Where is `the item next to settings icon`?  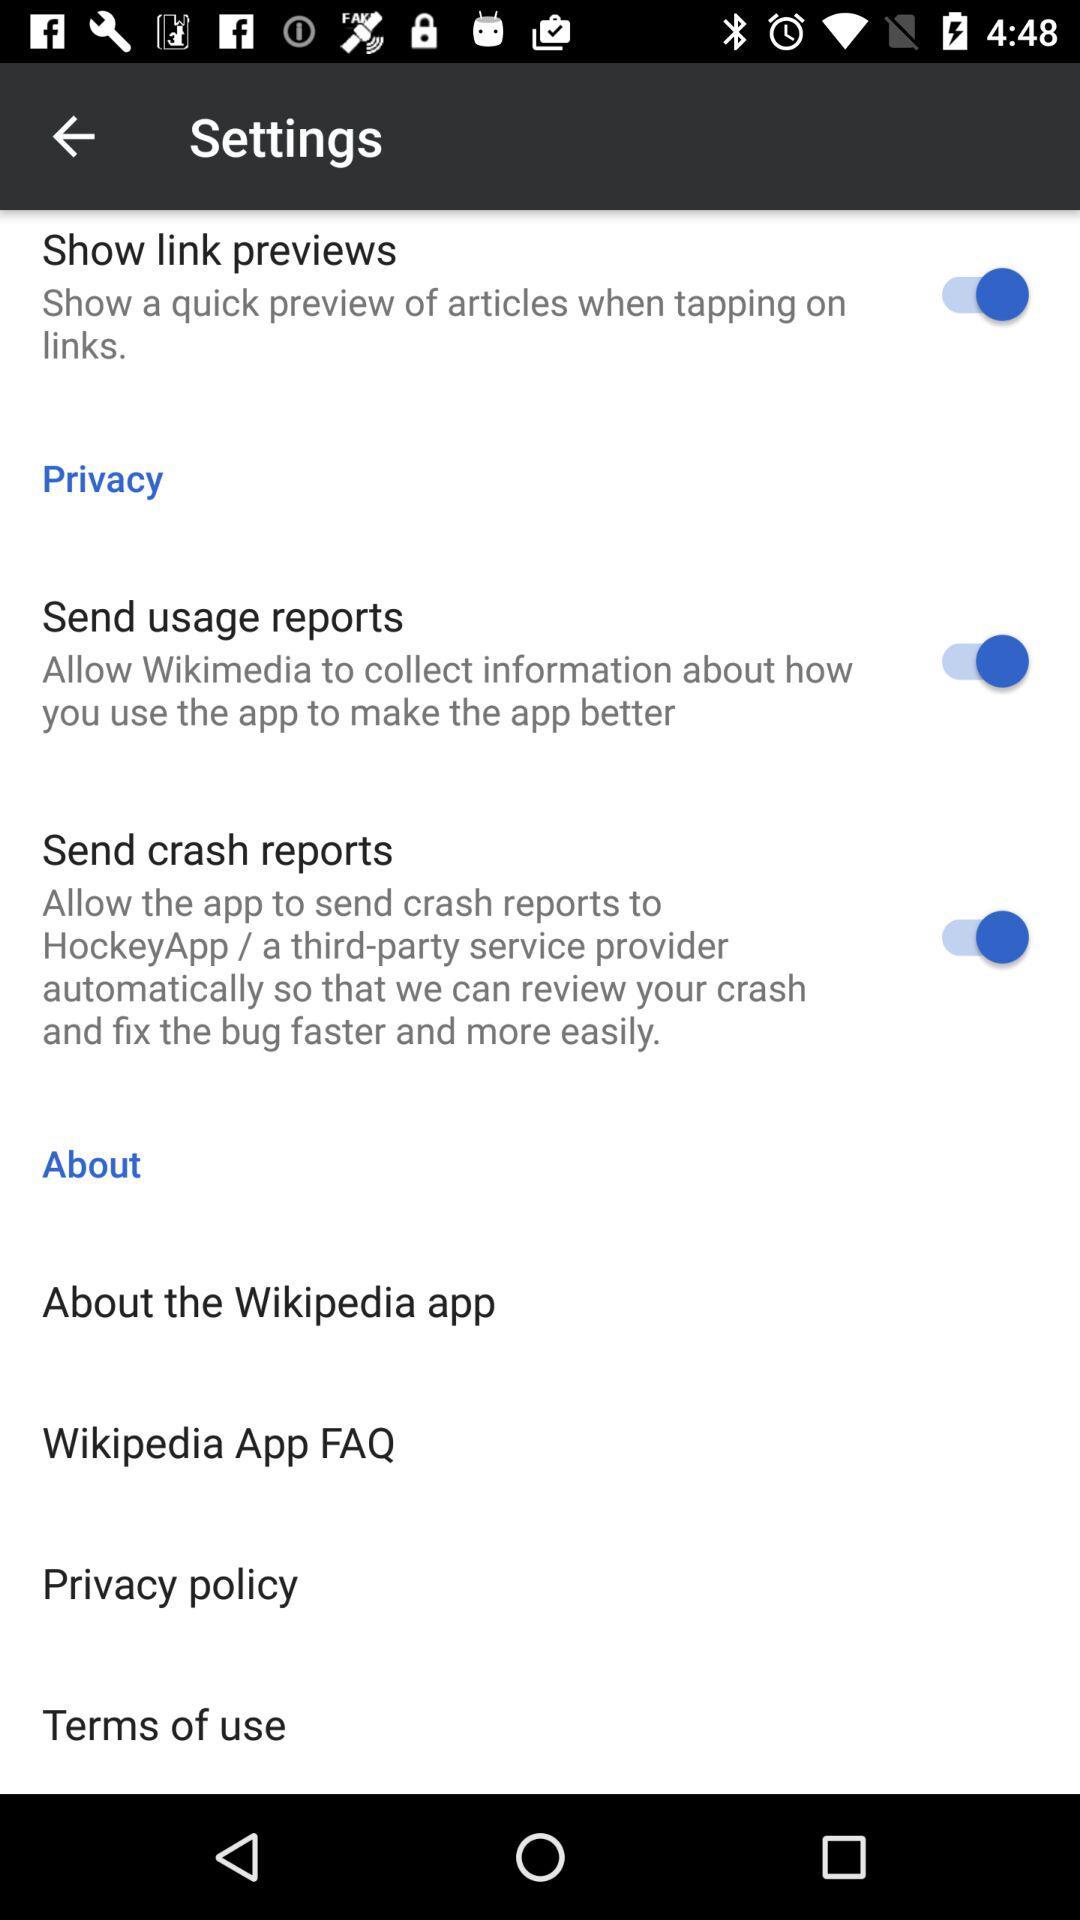
the item next to settings icon is located at coordinates (72, 135).